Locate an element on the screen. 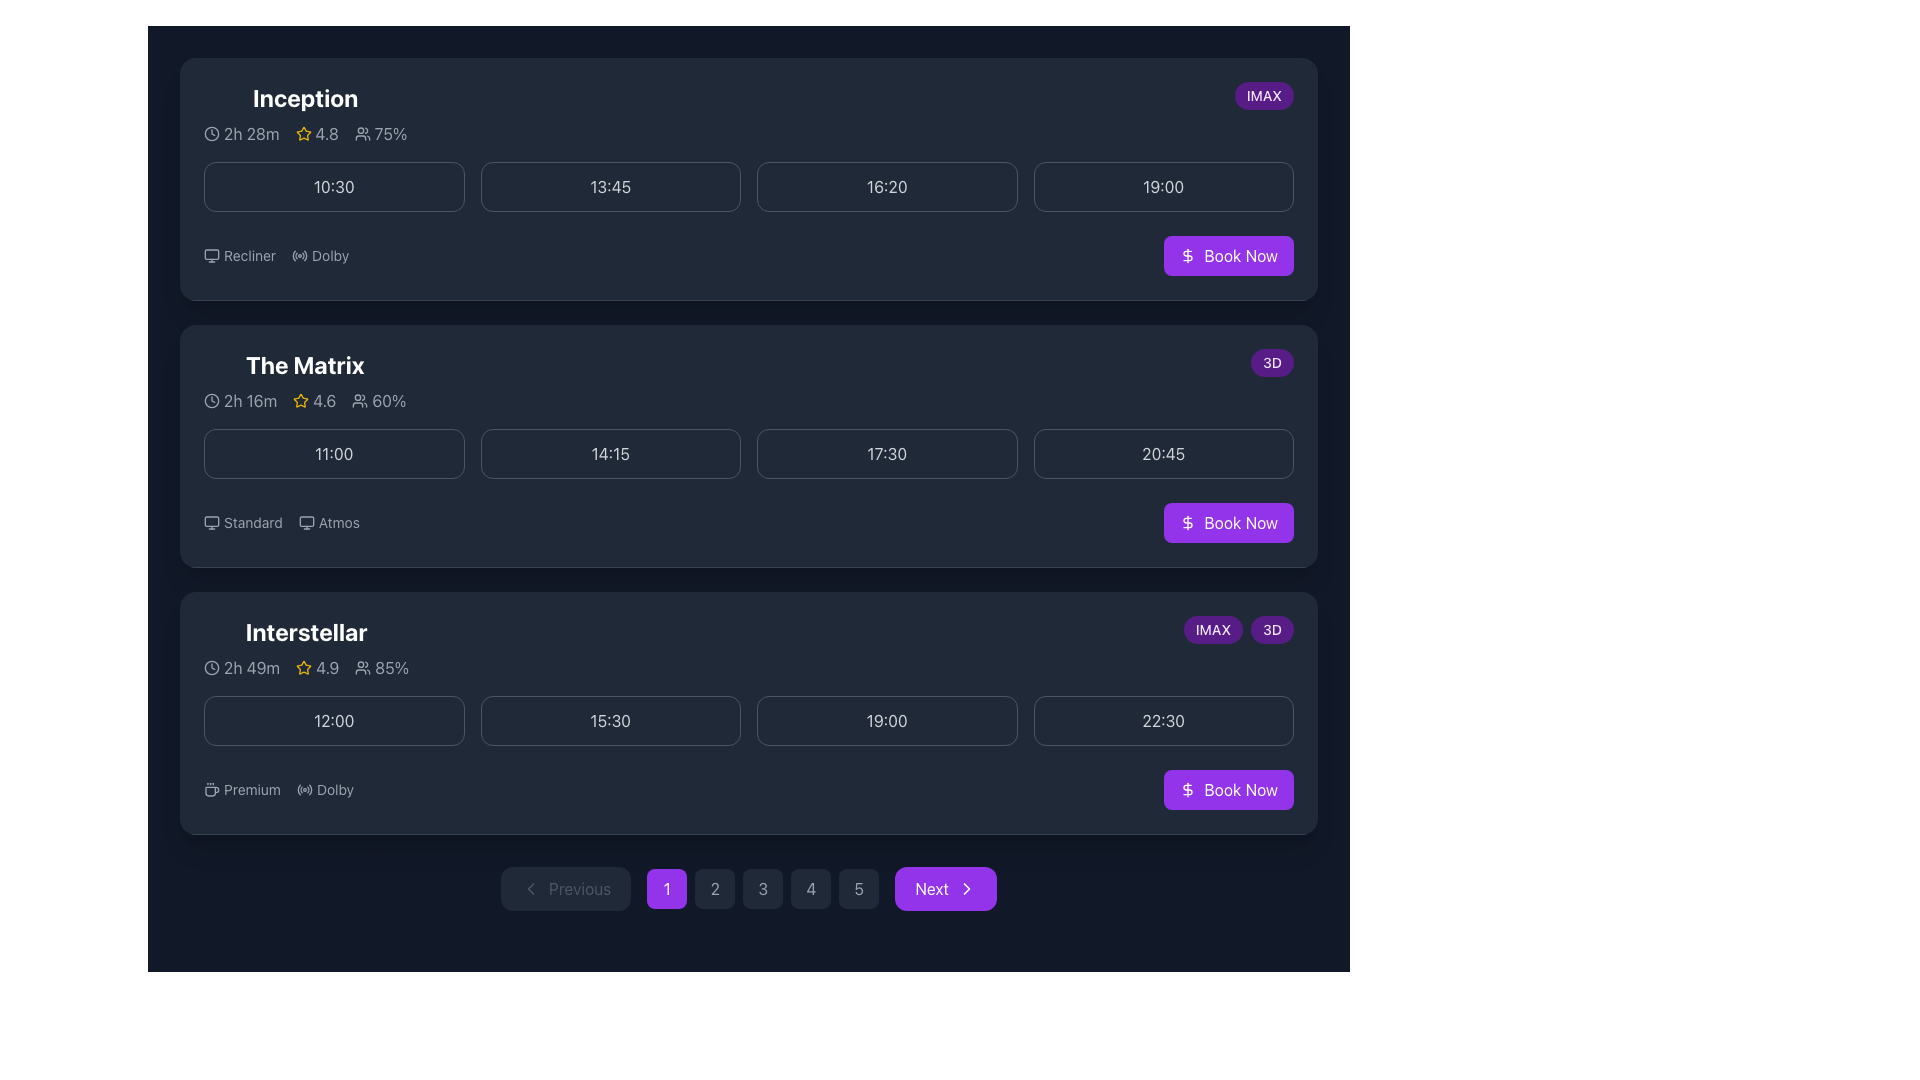  the circular icon resembling a radio broadcast symbol located to the left of the 'Dolby' label in the movie information card is located at coordinates (303, 789).